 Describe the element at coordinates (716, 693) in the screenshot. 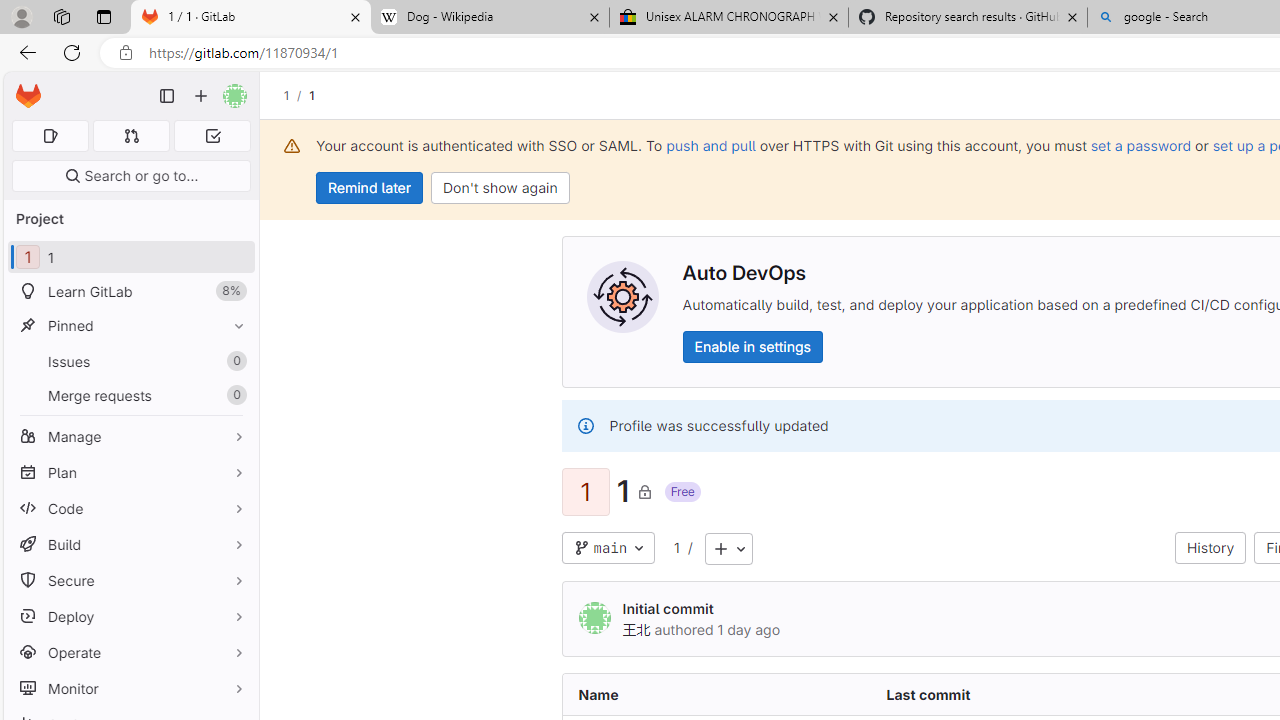

I see `'Name'` at that location.